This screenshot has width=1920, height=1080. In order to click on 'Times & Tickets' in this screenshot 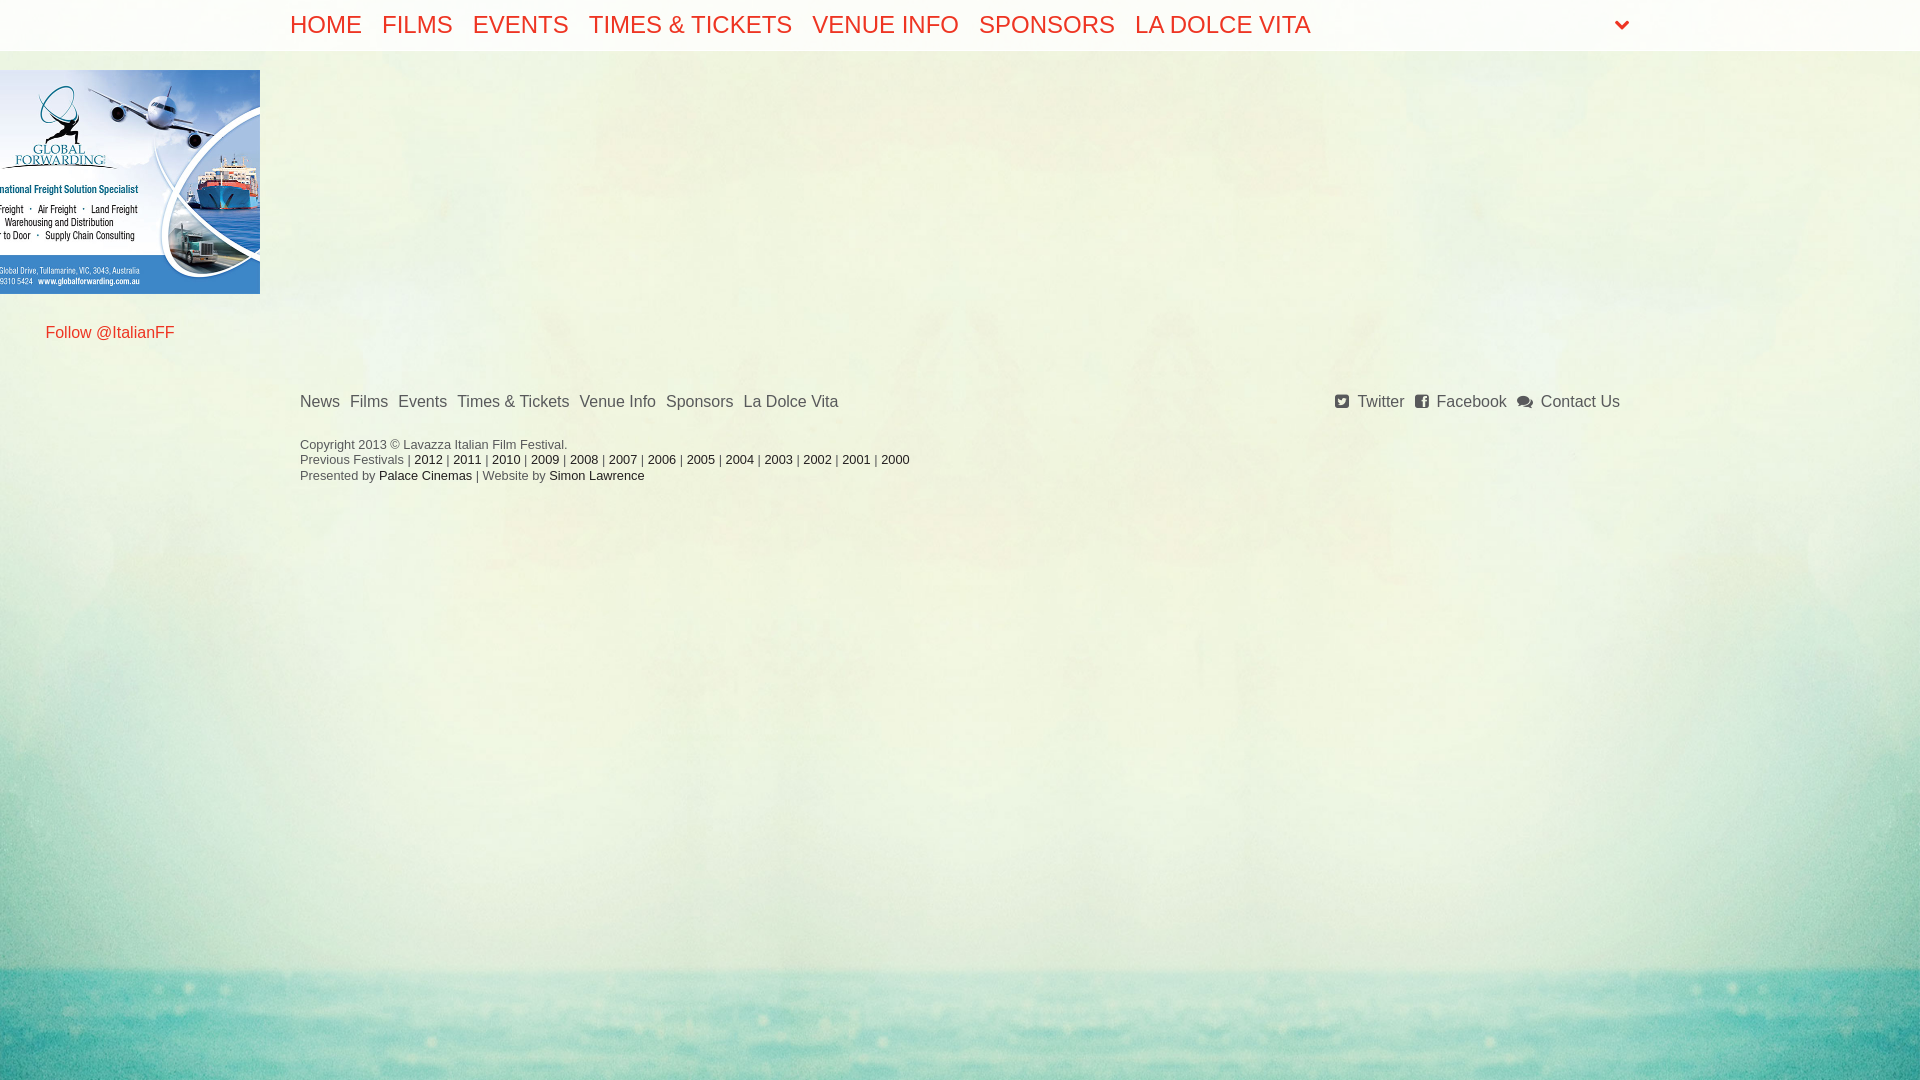, I will do `click(513, 402)`.